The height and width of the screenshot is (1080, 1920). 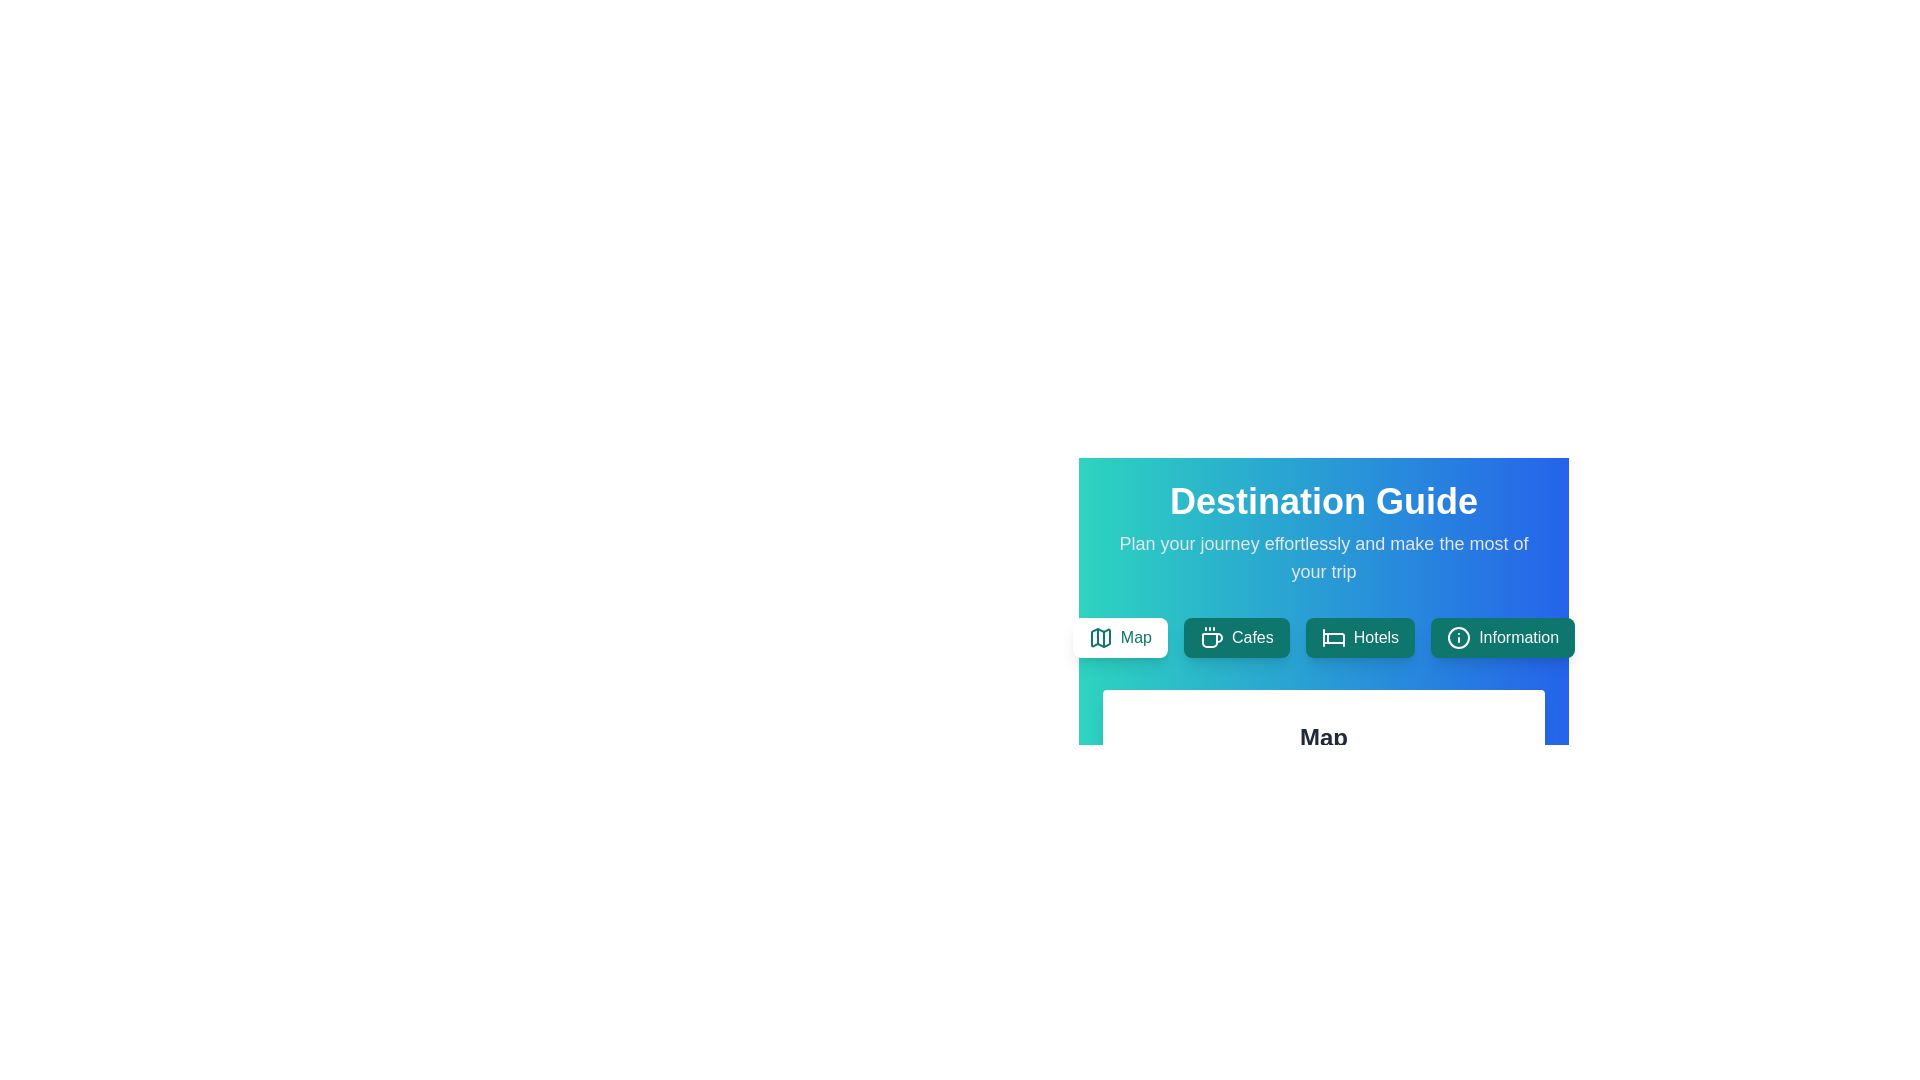 What do you see at coordinates (1502, 637) in the screenshot?
I see `the Information tab in the navigation menu` at bounding box center [1502, 637].